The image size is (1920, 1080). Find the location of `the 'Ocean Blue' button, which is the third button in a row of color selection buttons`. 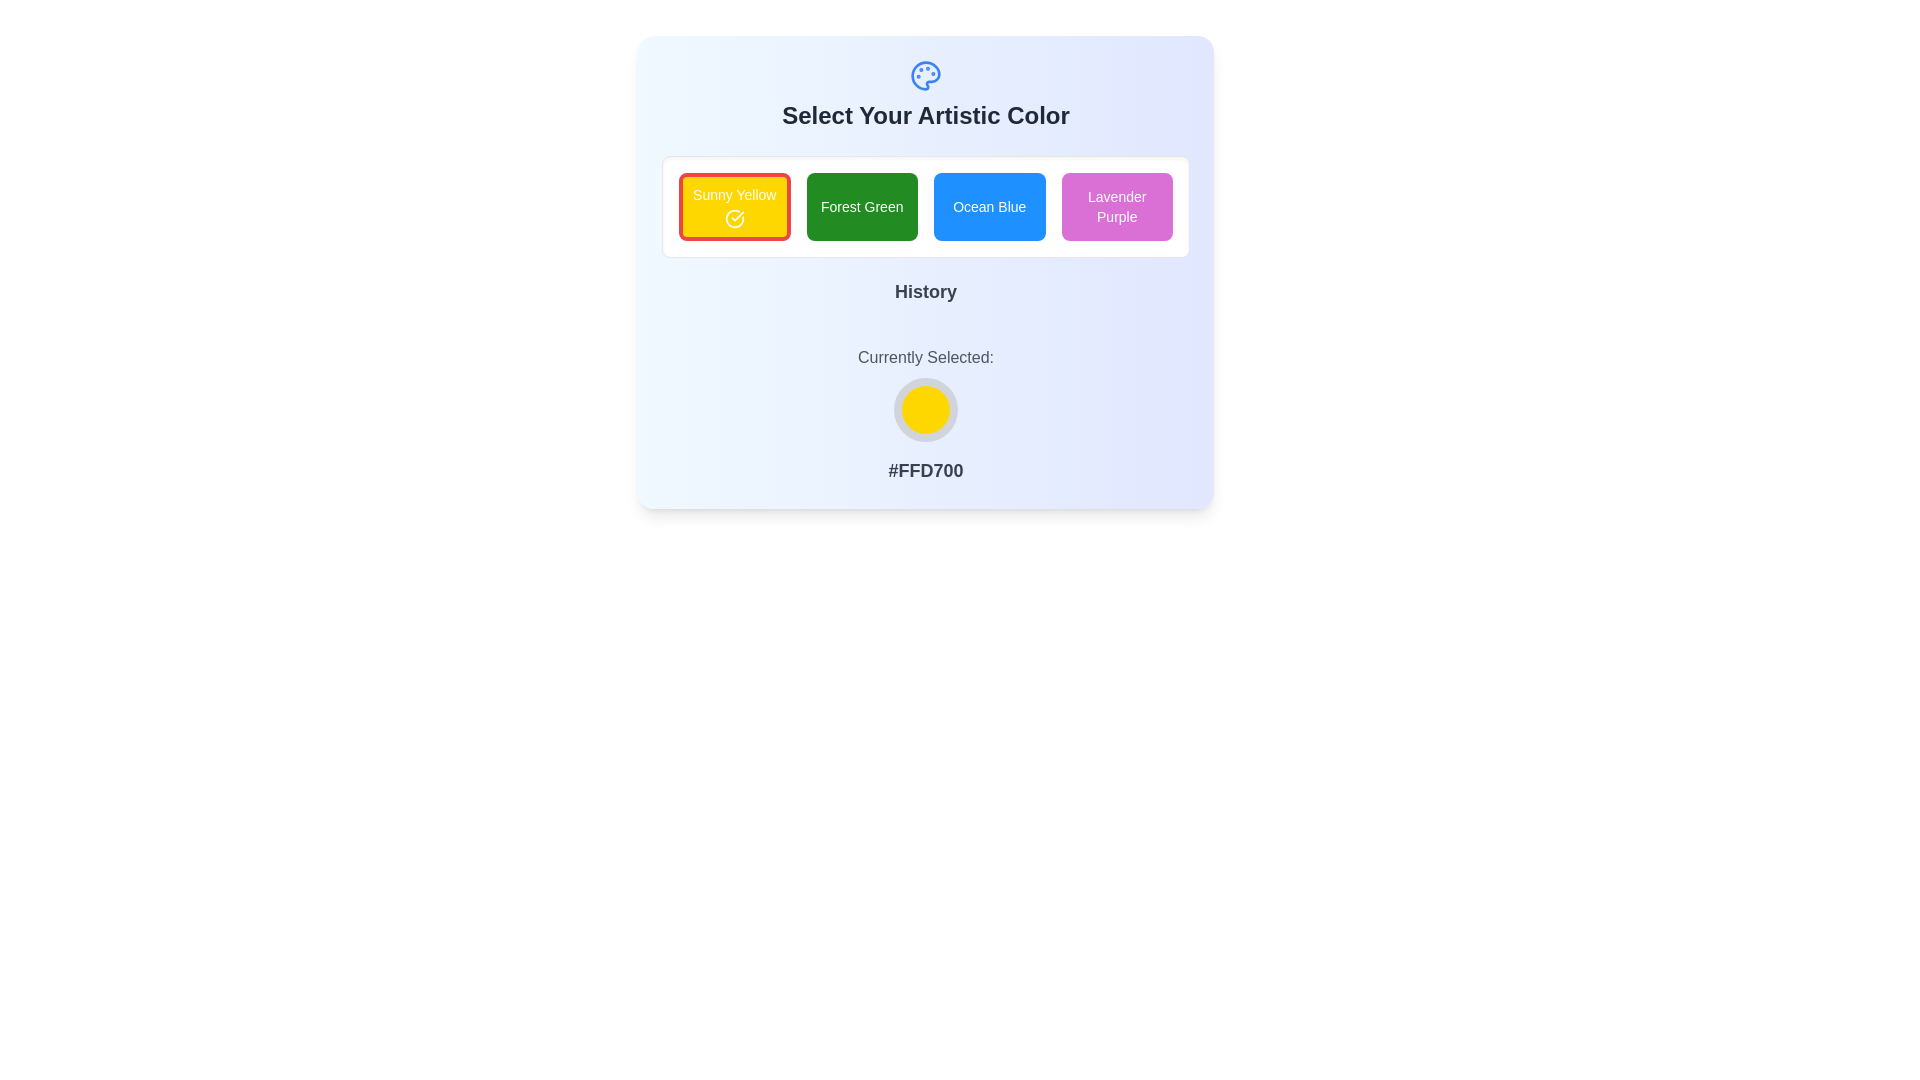

the 'Ocean Blue' button, which is the third button in a row of color selection buttons is located at coordinates (989, 207).